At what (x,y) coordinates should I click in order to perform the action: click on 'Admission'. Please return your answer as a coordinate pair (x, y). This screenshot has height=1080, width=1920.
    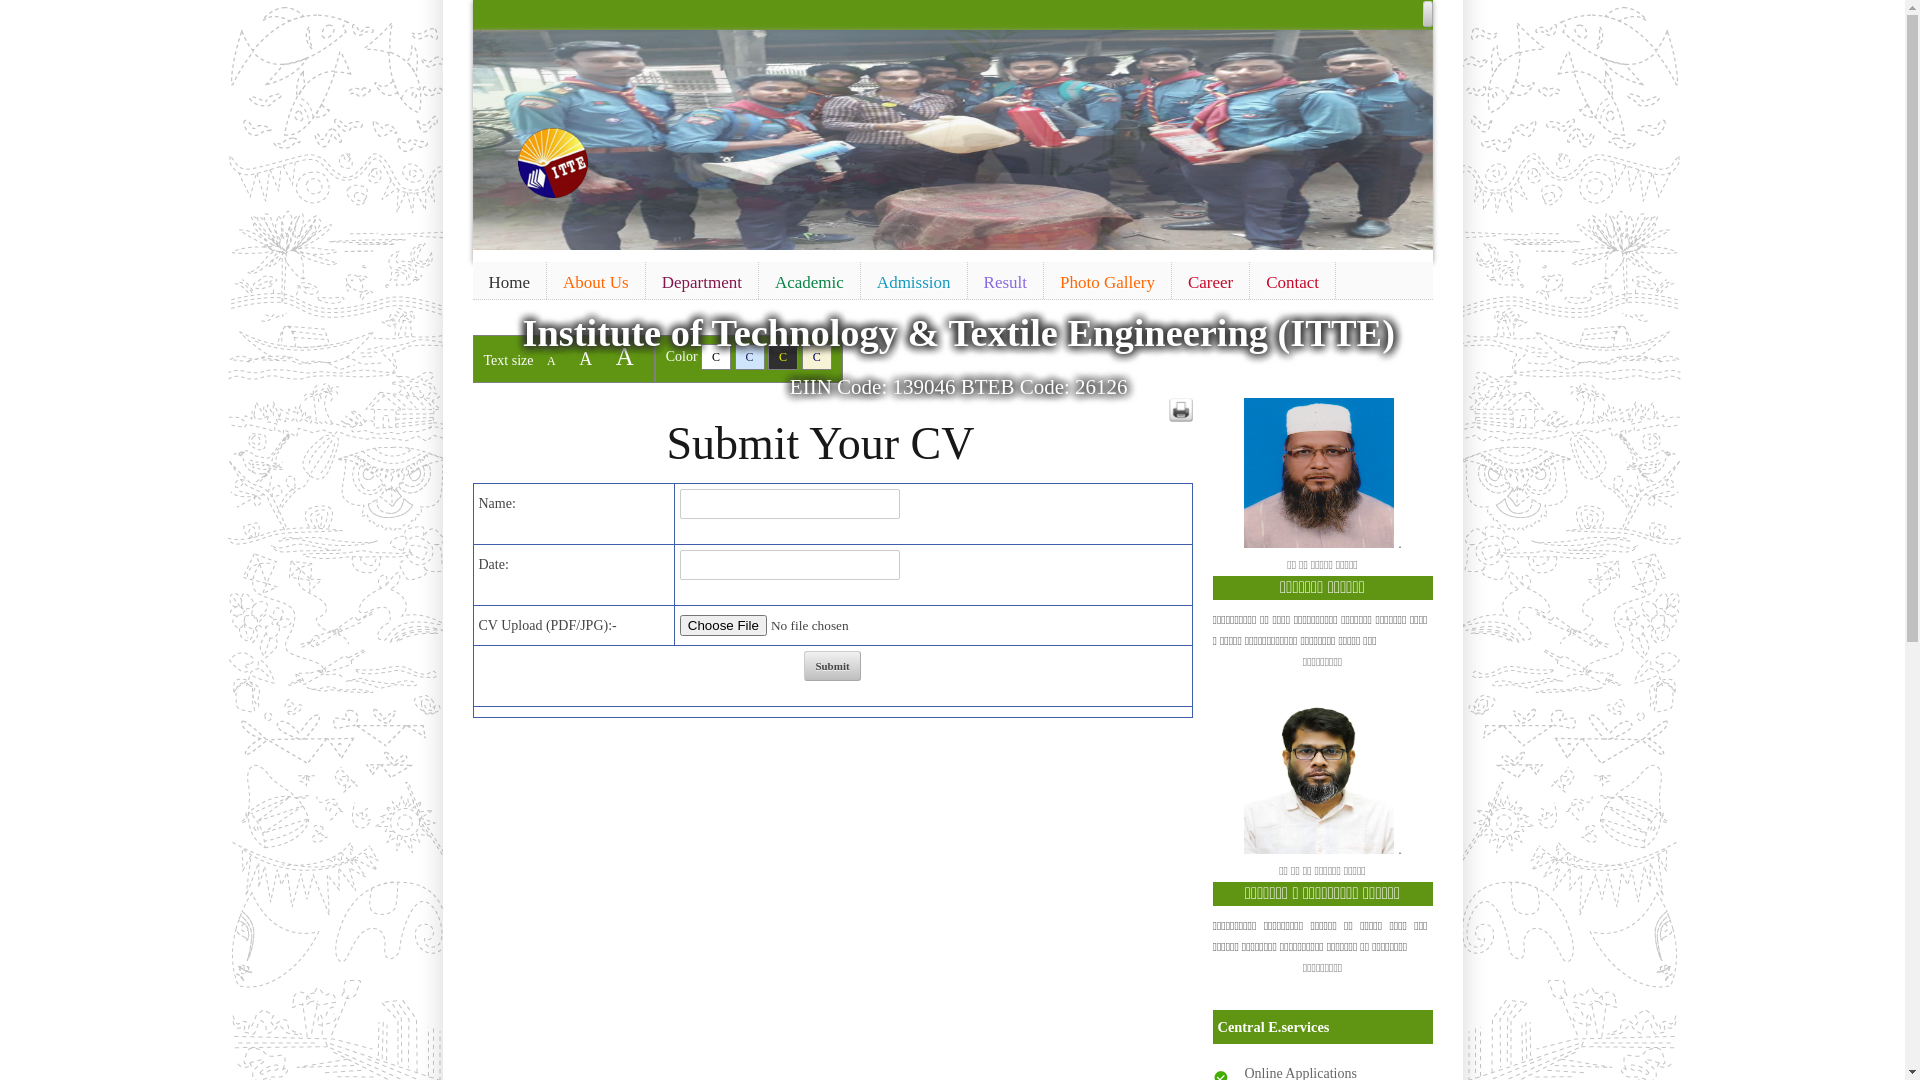
    Looking at the image, I should click on (912, 282).